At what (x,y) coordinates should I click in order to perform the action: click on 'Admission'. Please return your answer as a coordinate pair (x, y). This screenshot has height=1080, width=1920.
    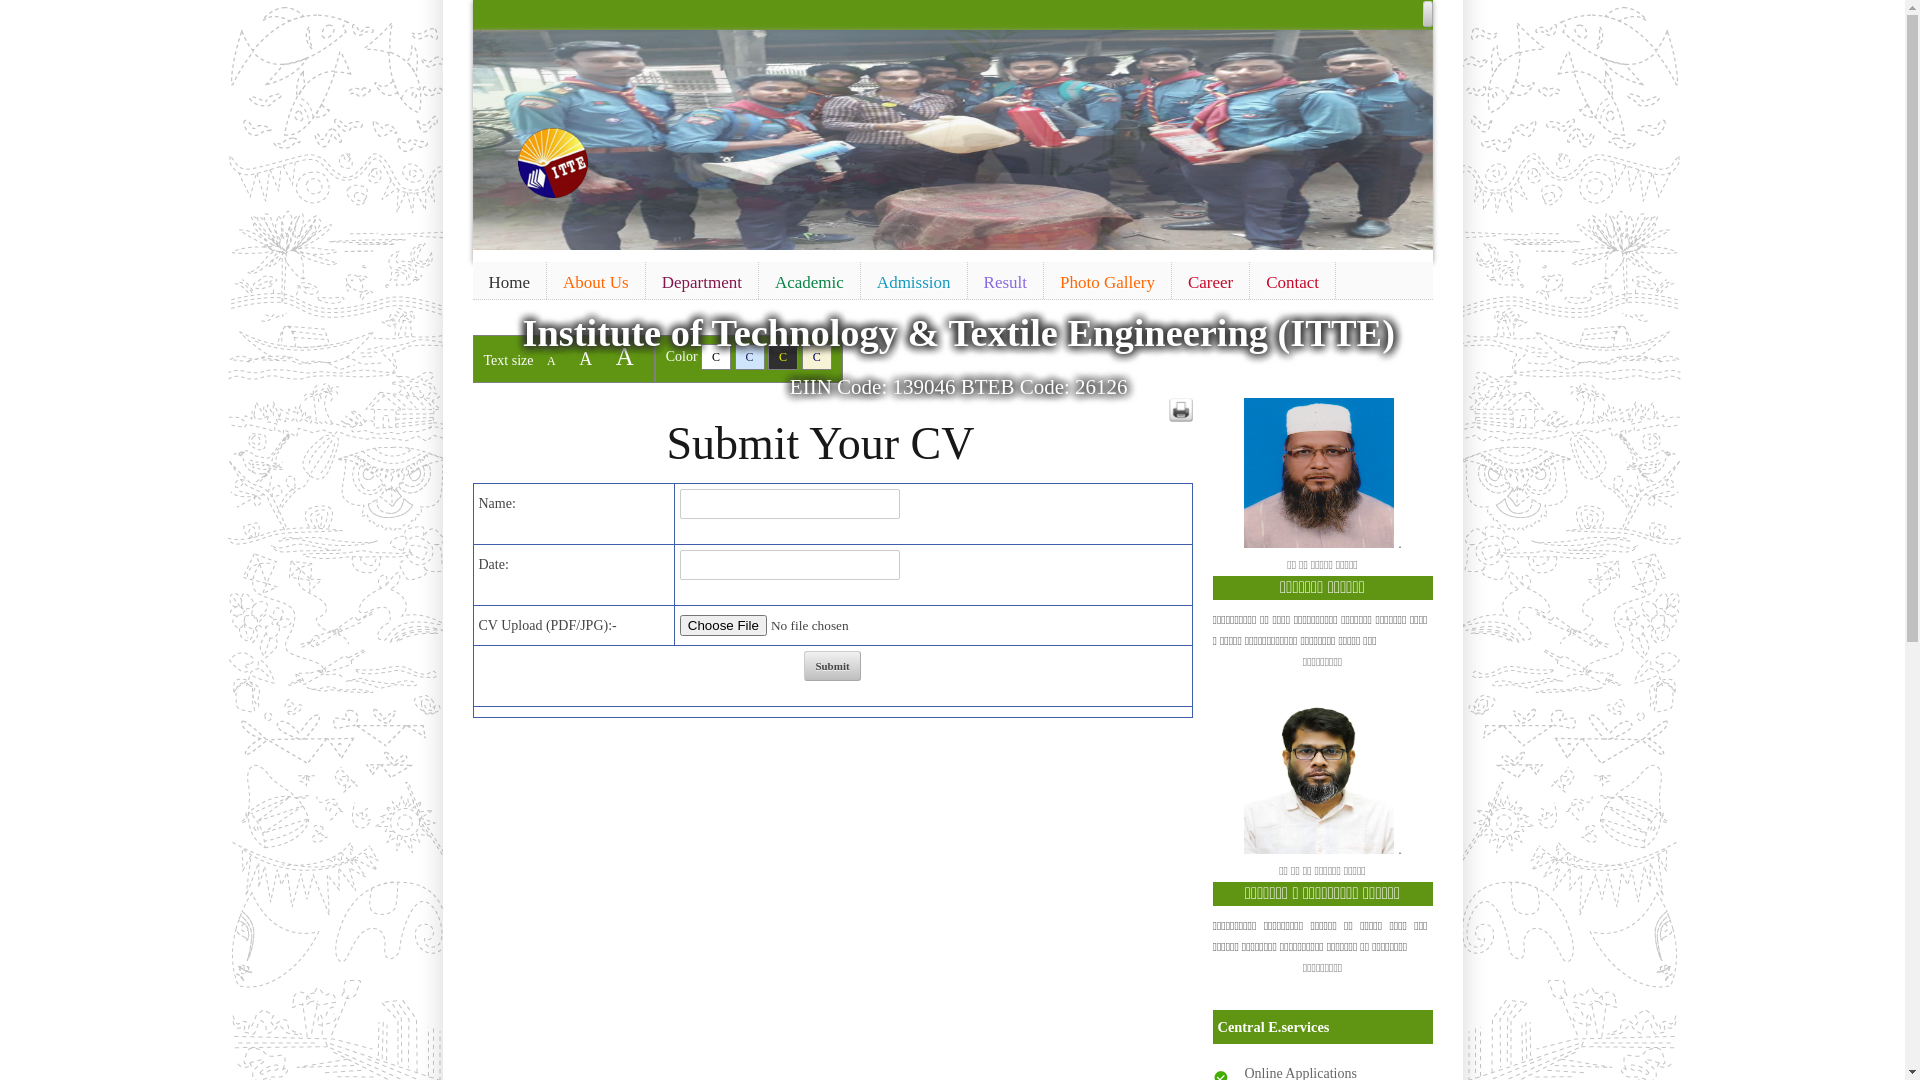
    Looking at the image, I should click on (912, 282).